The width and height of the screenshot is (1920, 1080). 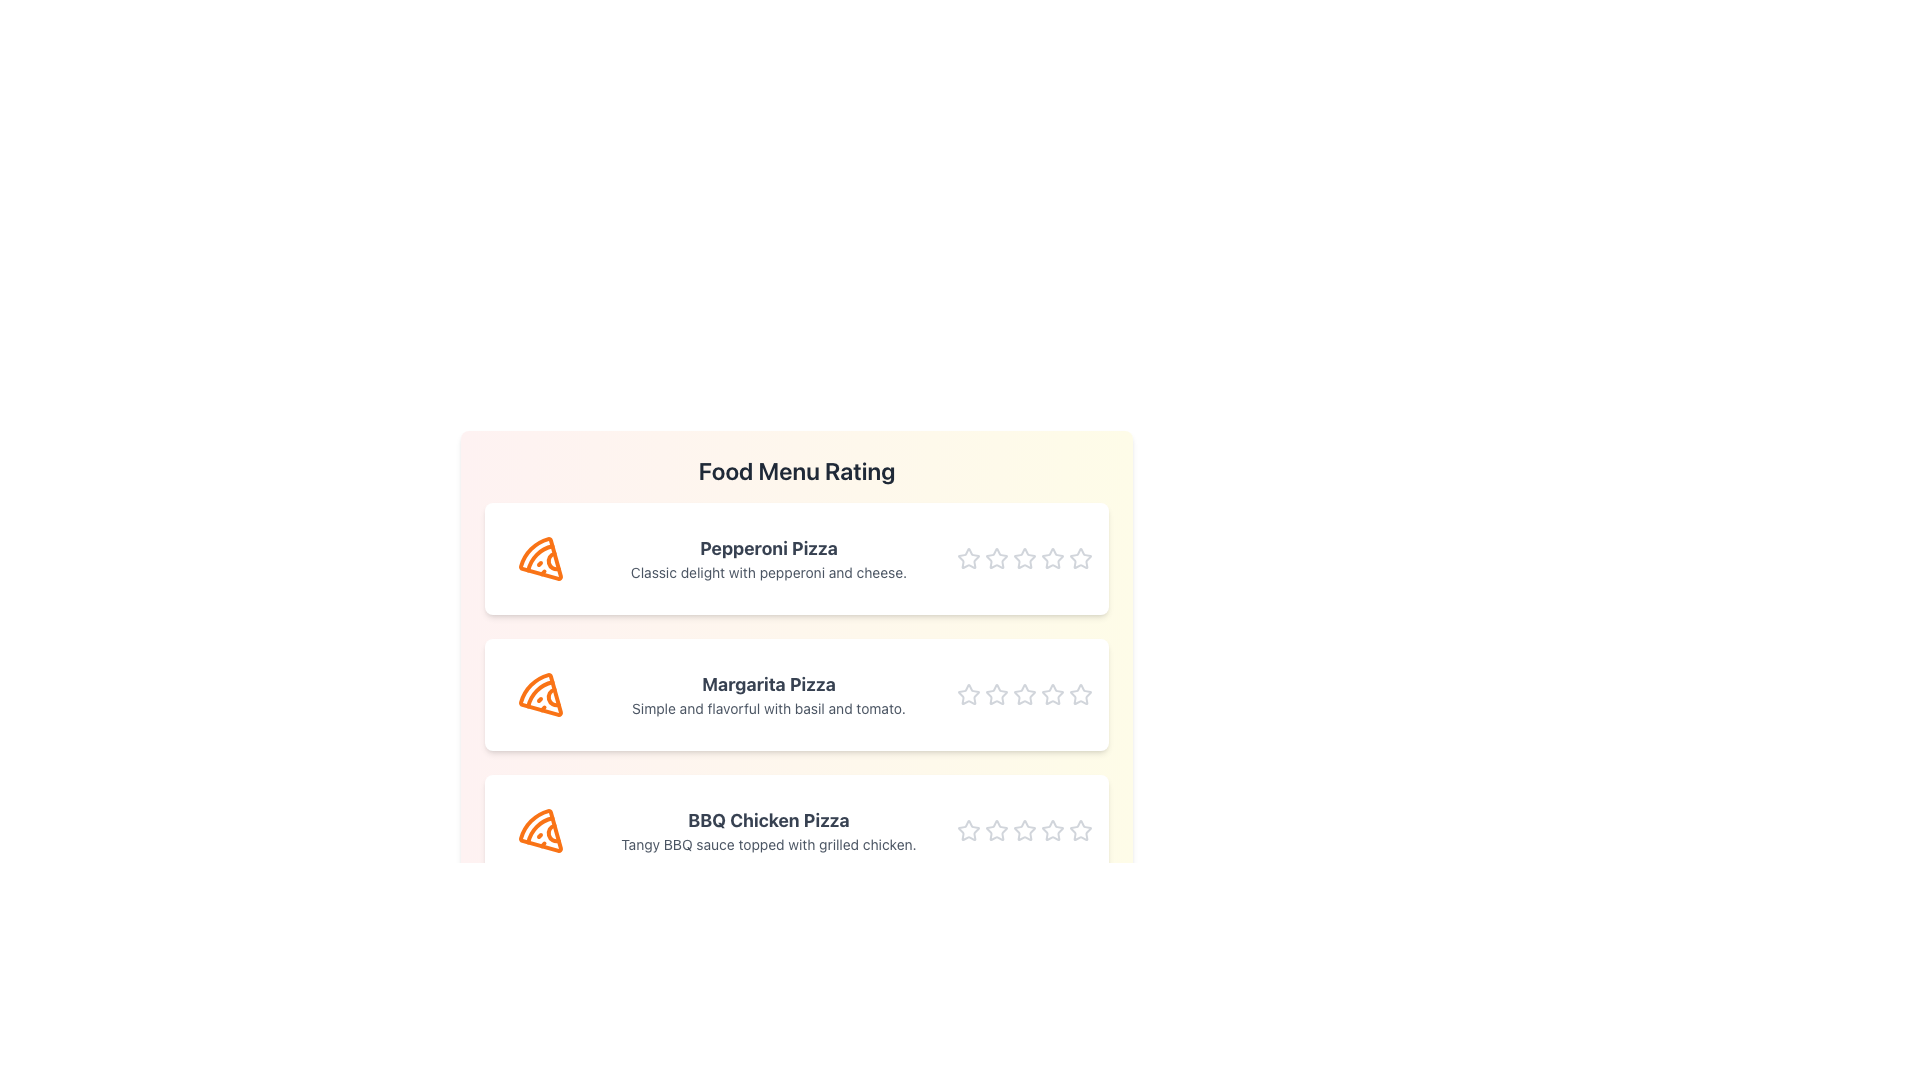 I want to click on the decorative icon at the bottom left of the 'BBQ Chicken Pizza' panel to enhance visual appeal and aid quick identification, so click(x=541, y=830).